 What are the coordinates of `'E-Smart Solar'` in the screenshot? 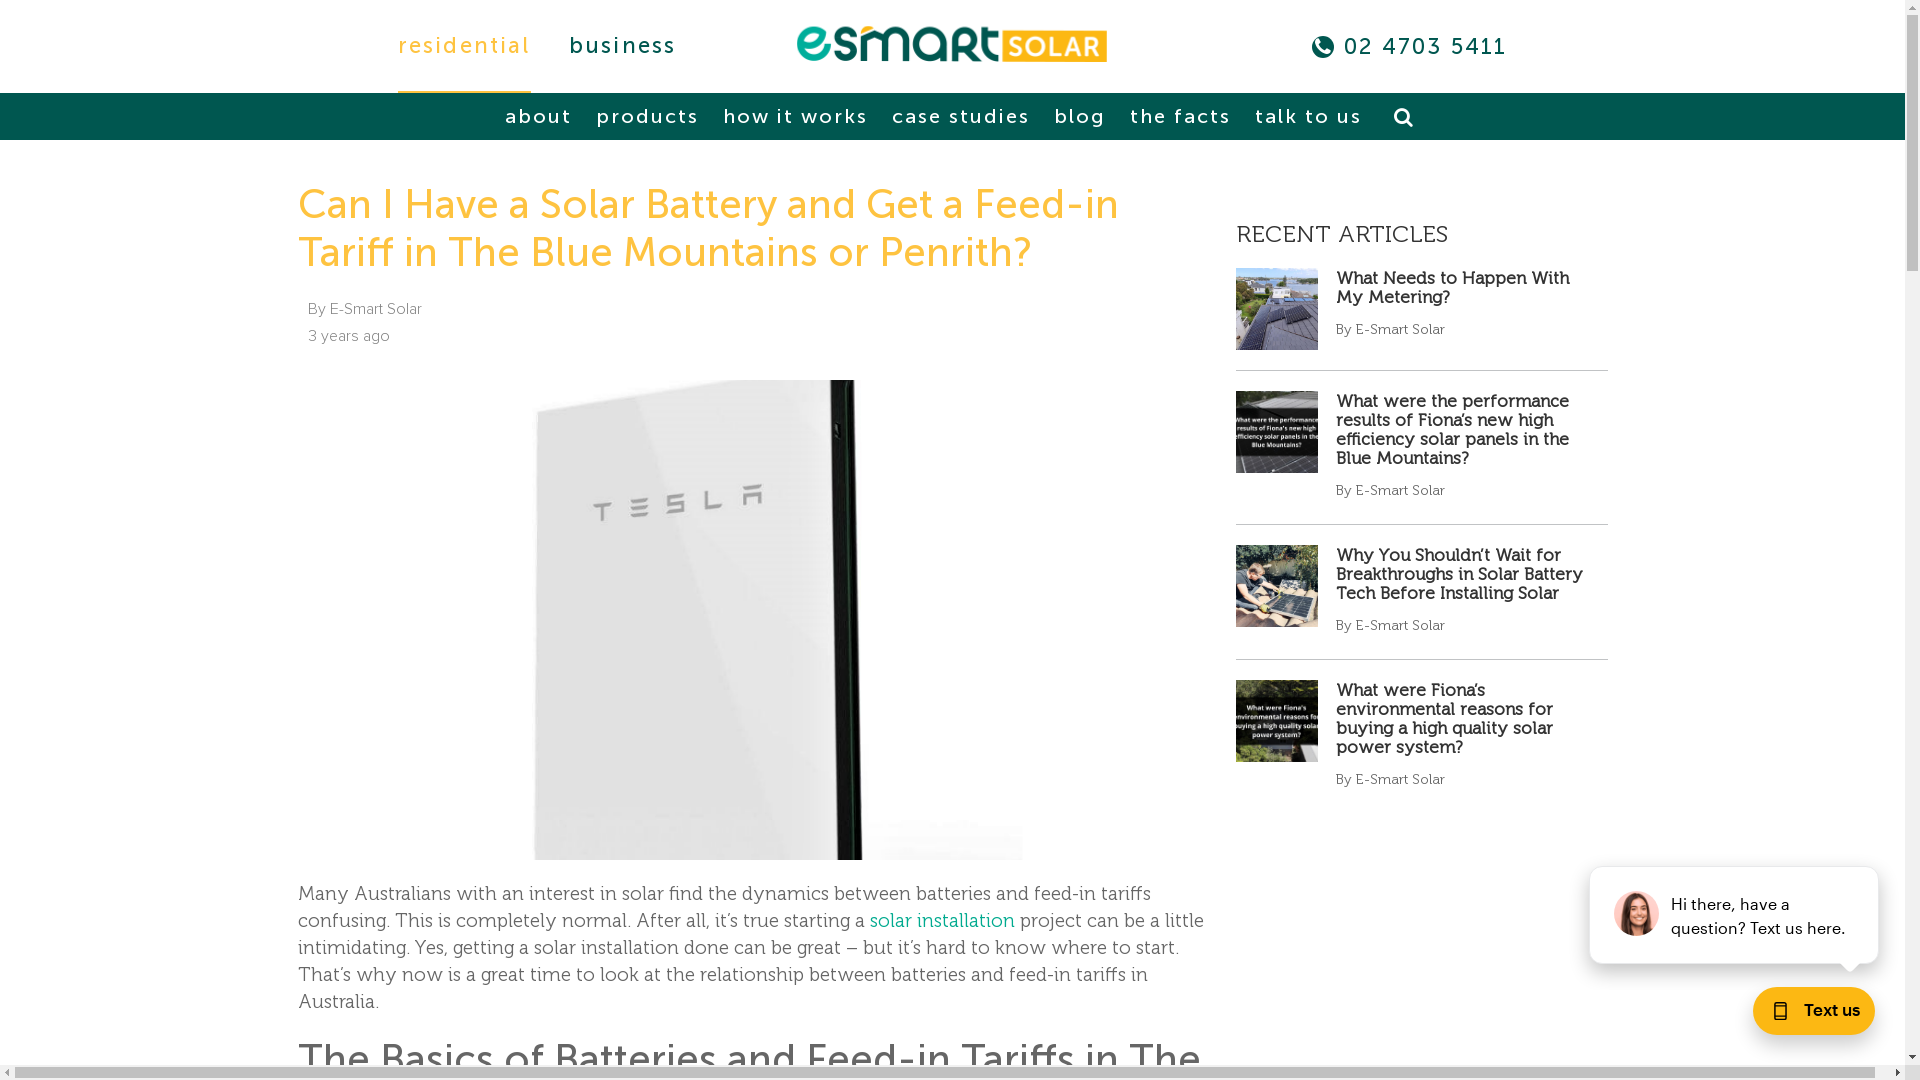 It's located at (950, 44).